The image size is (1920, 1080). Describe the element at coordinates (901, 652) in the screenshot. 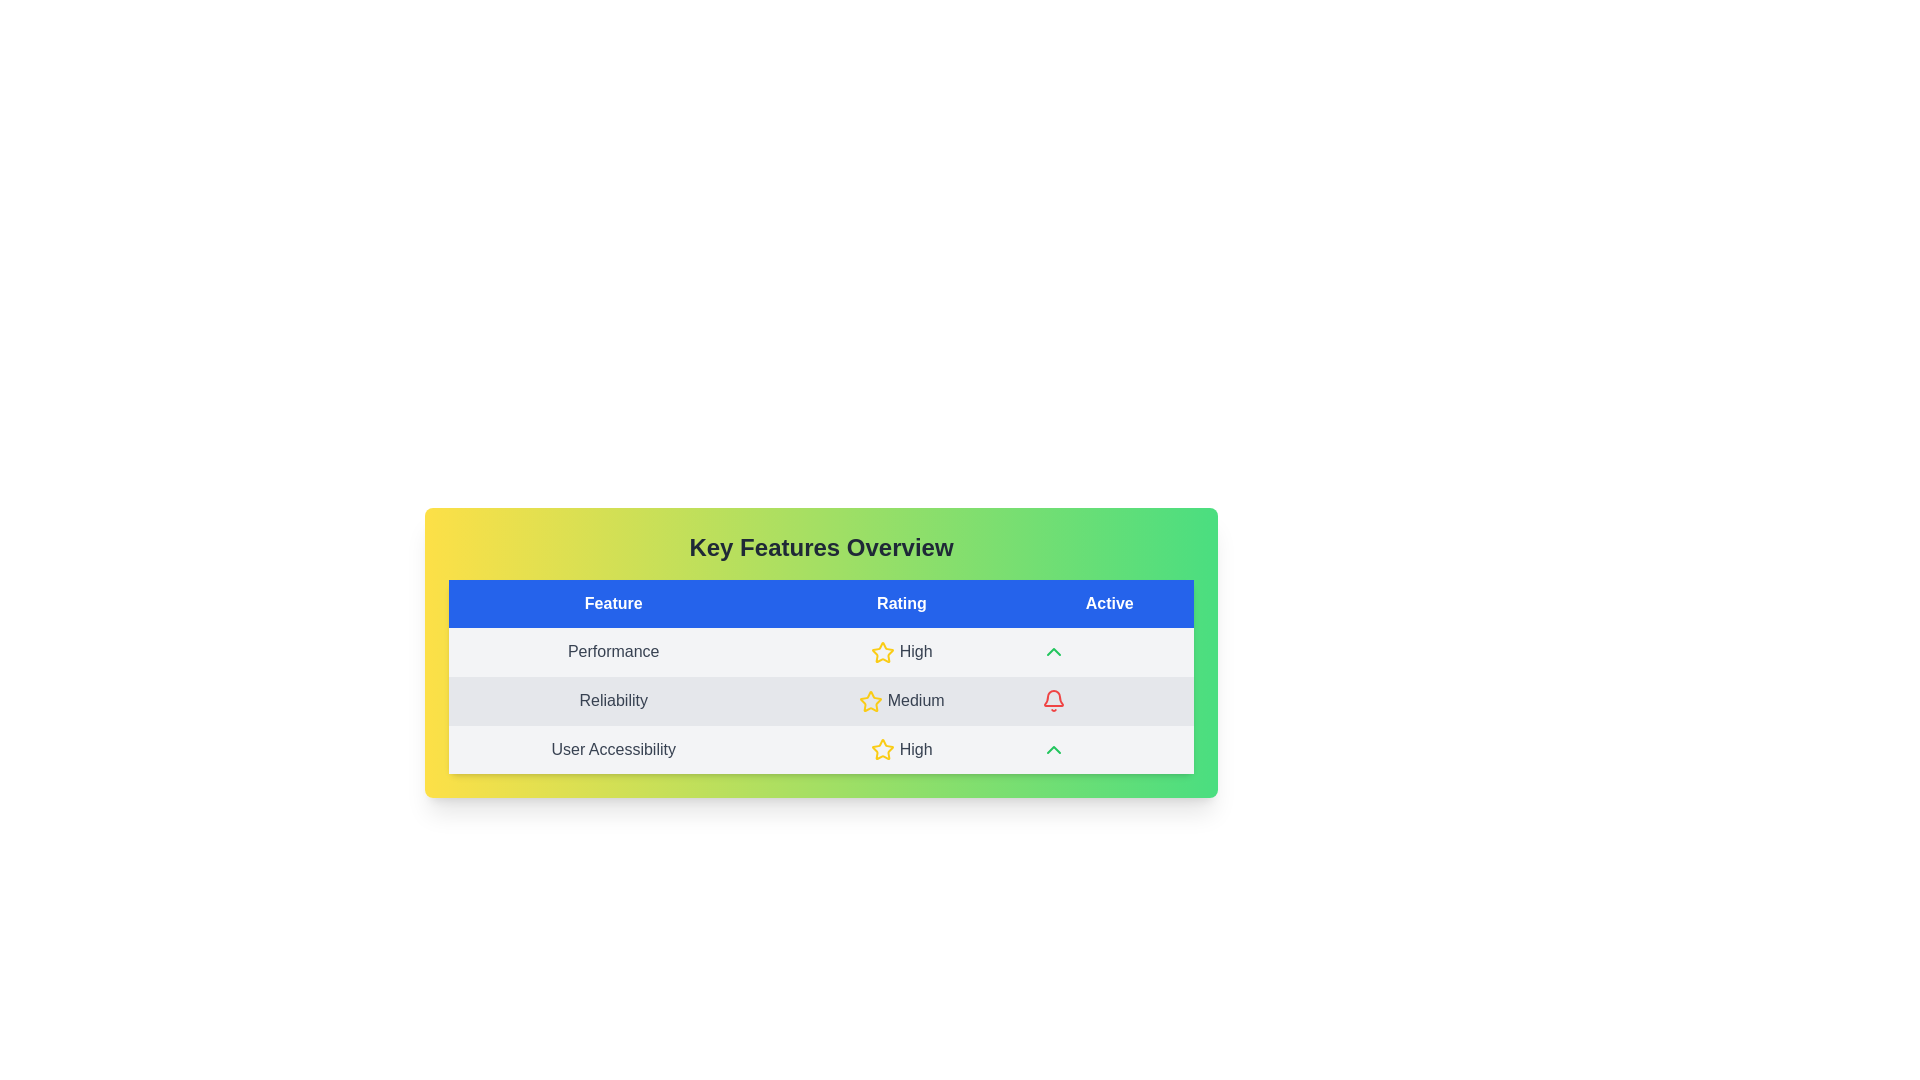

I see `the 'High' text label with the yellow star icon` at that location.